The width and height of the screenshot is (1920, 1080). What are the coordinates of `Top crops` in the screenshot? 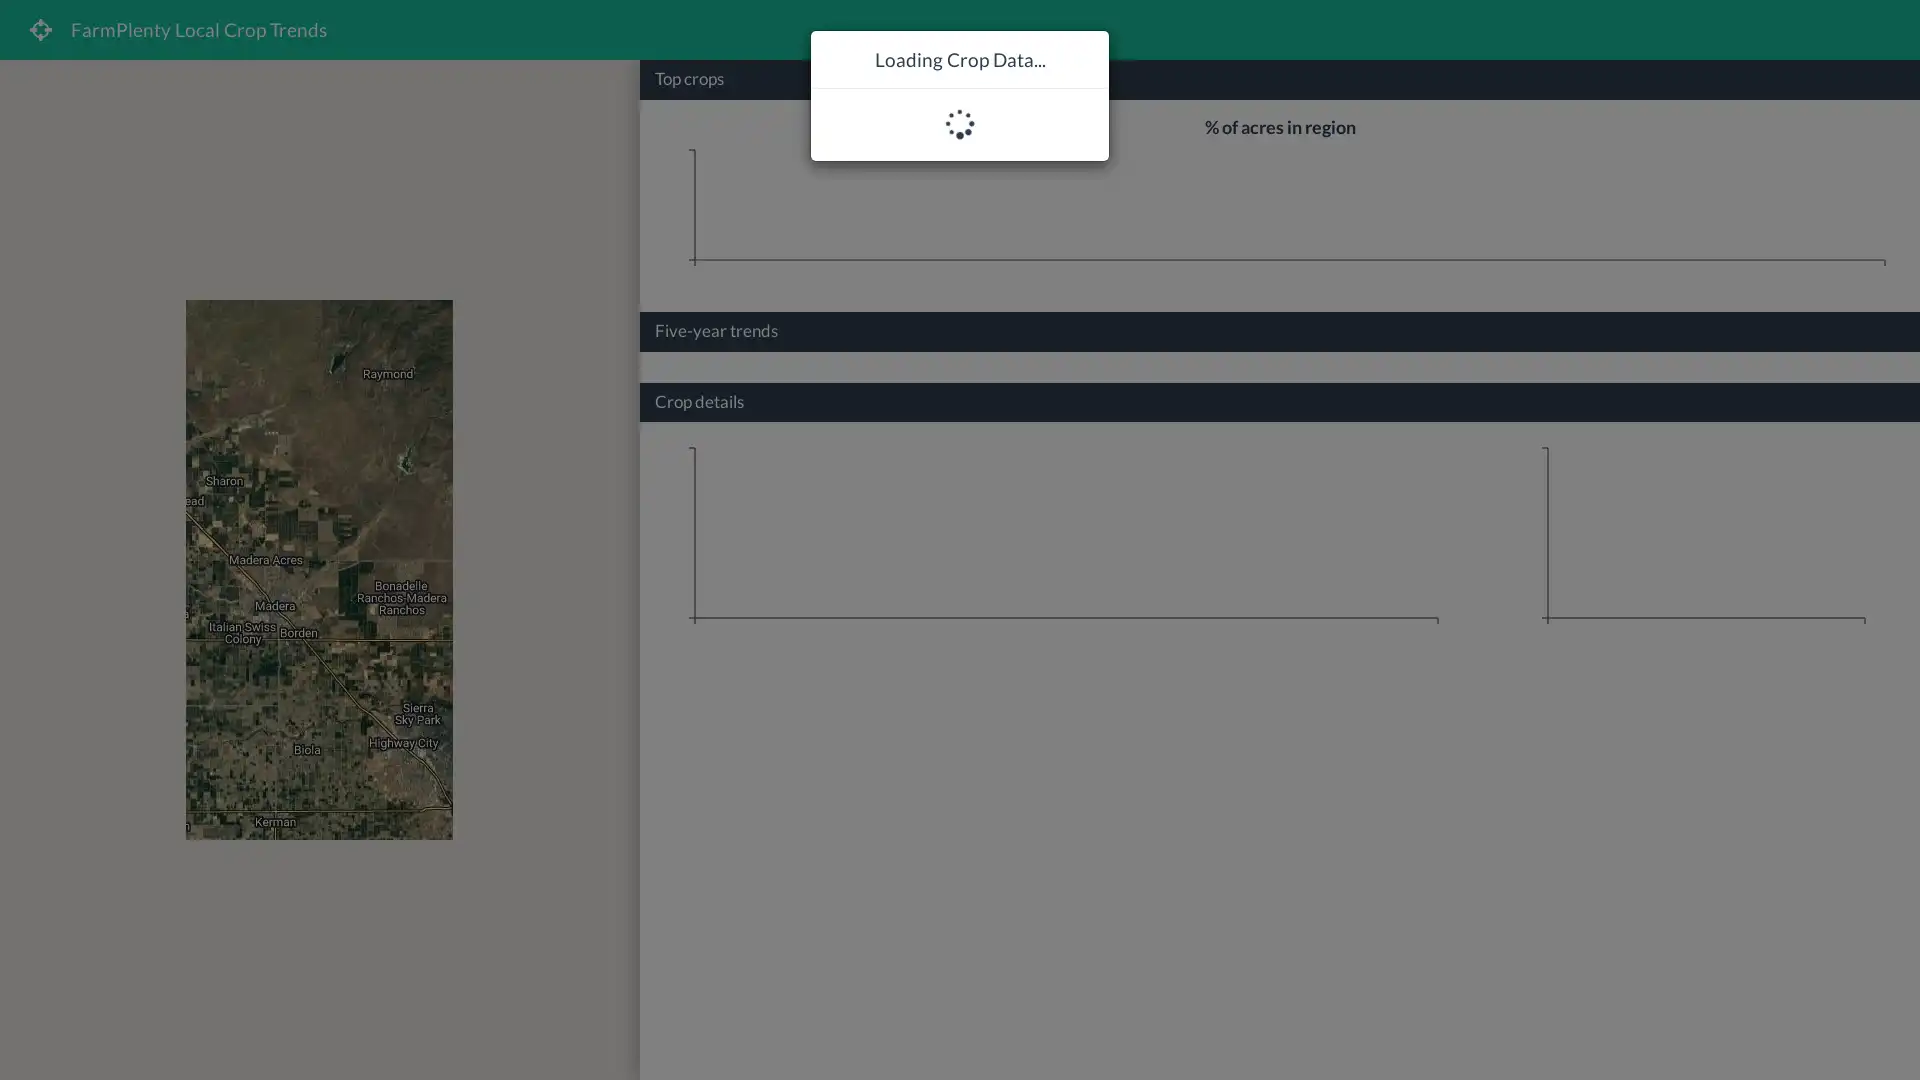 It's located at (689, 77).